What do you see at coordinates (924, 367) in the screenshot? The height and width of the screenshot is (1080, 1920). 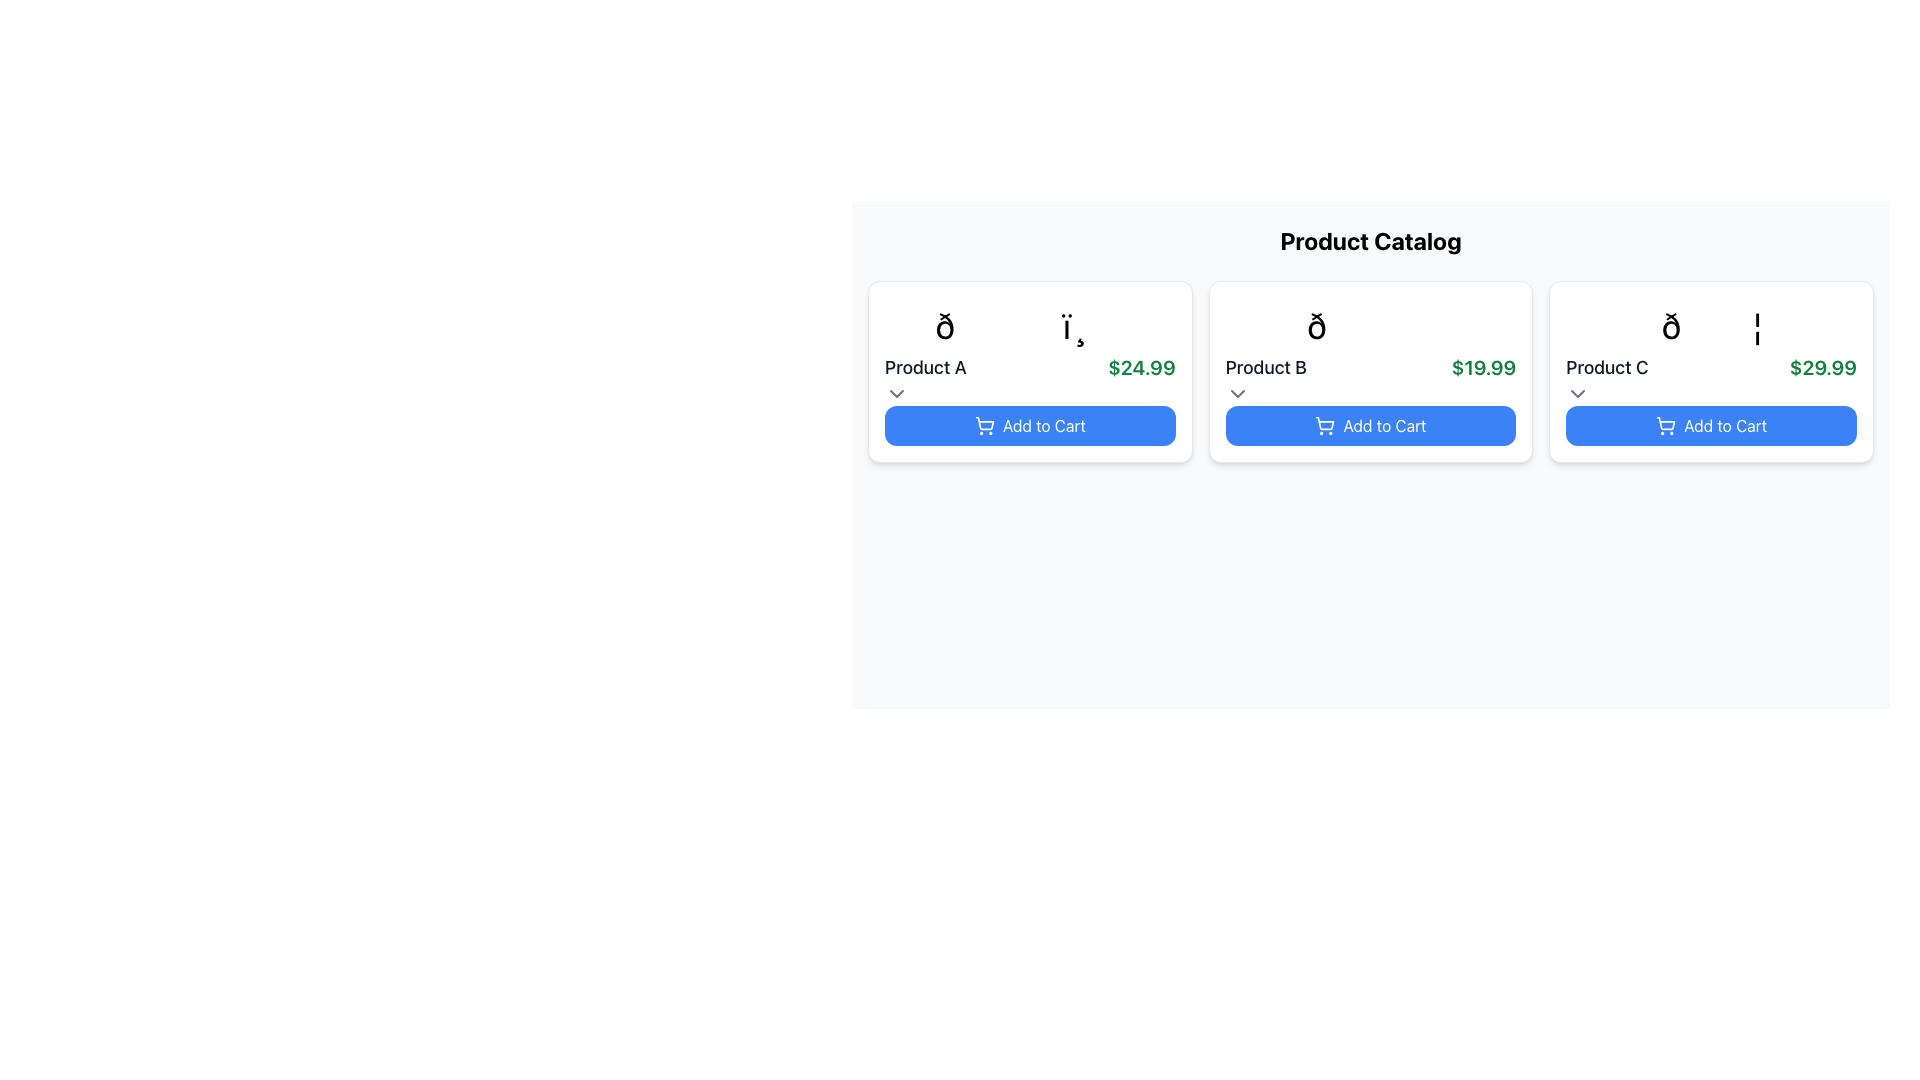 I see `the text label that serves as the title of the product` at bounding box center [924, 367].